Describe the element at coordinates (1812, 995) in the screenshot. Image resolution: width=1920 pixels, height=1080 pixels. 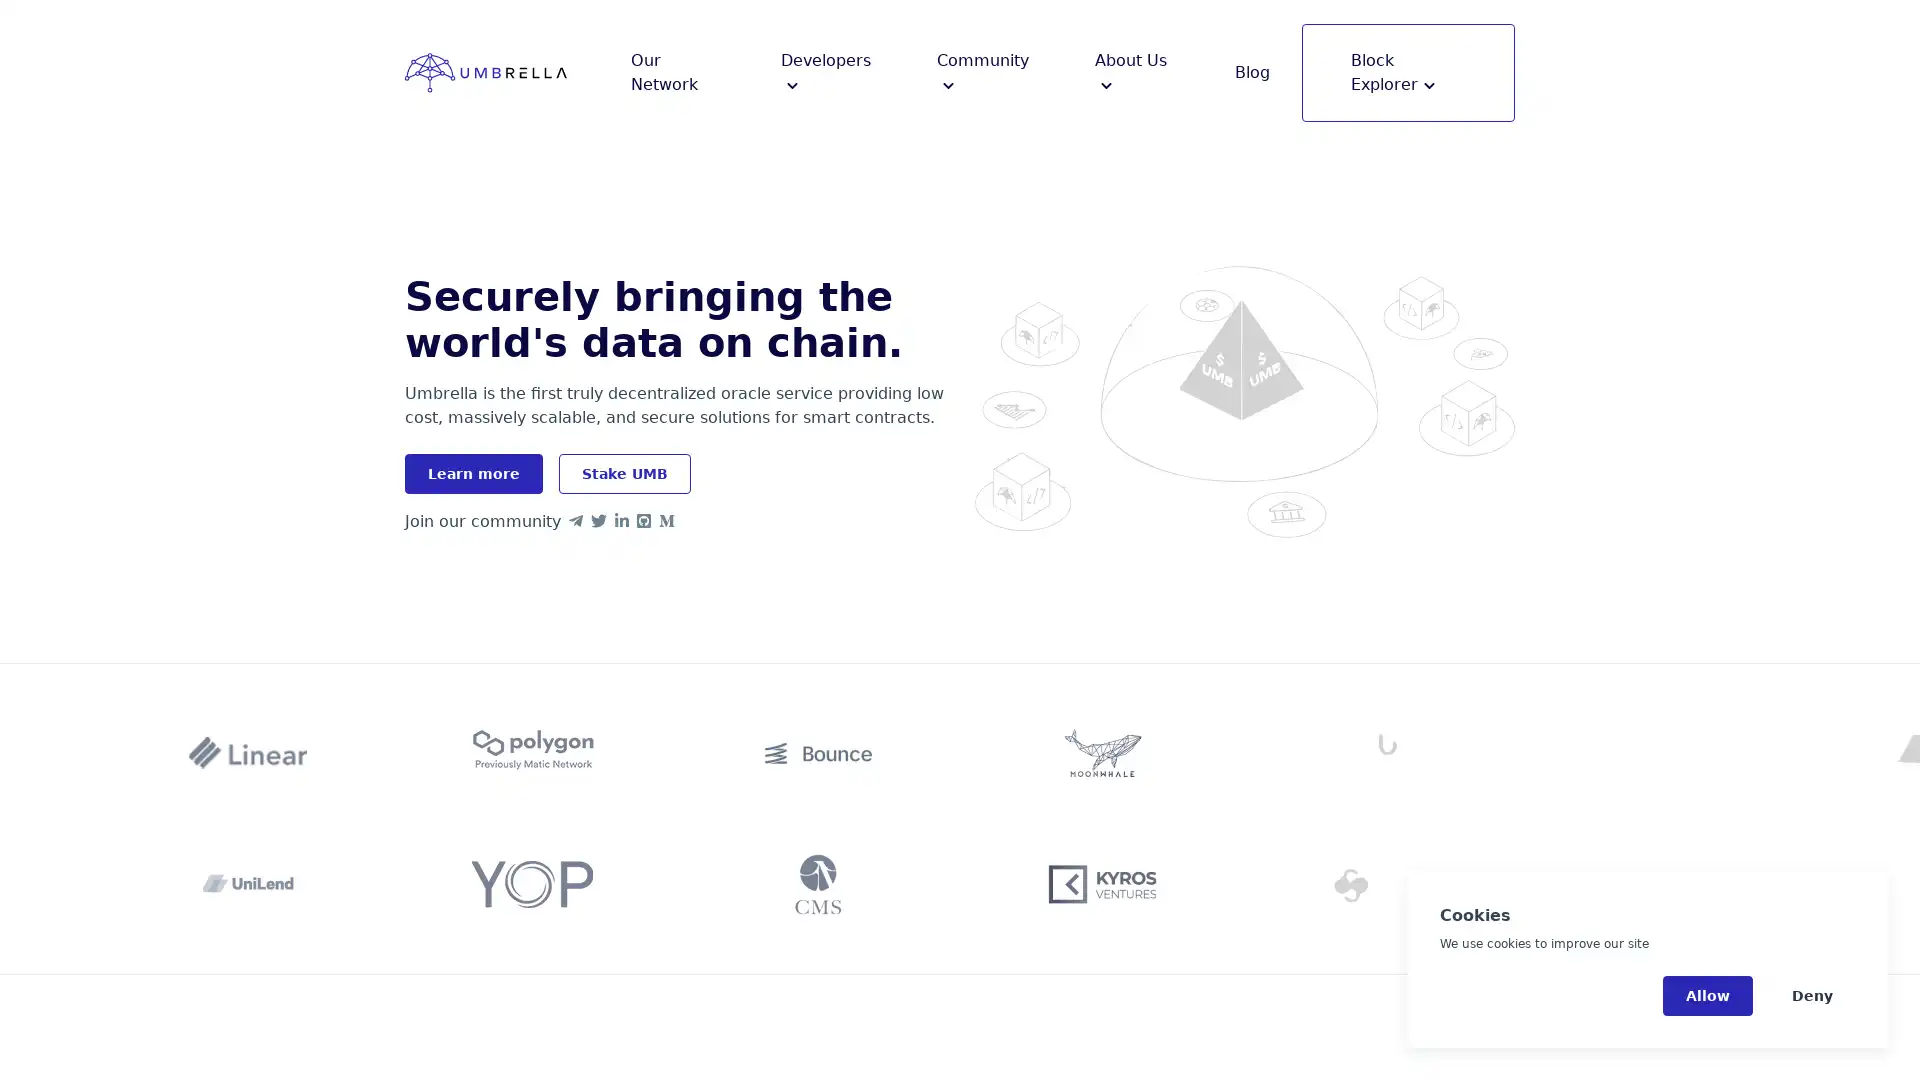
I see `Deny` at that location.